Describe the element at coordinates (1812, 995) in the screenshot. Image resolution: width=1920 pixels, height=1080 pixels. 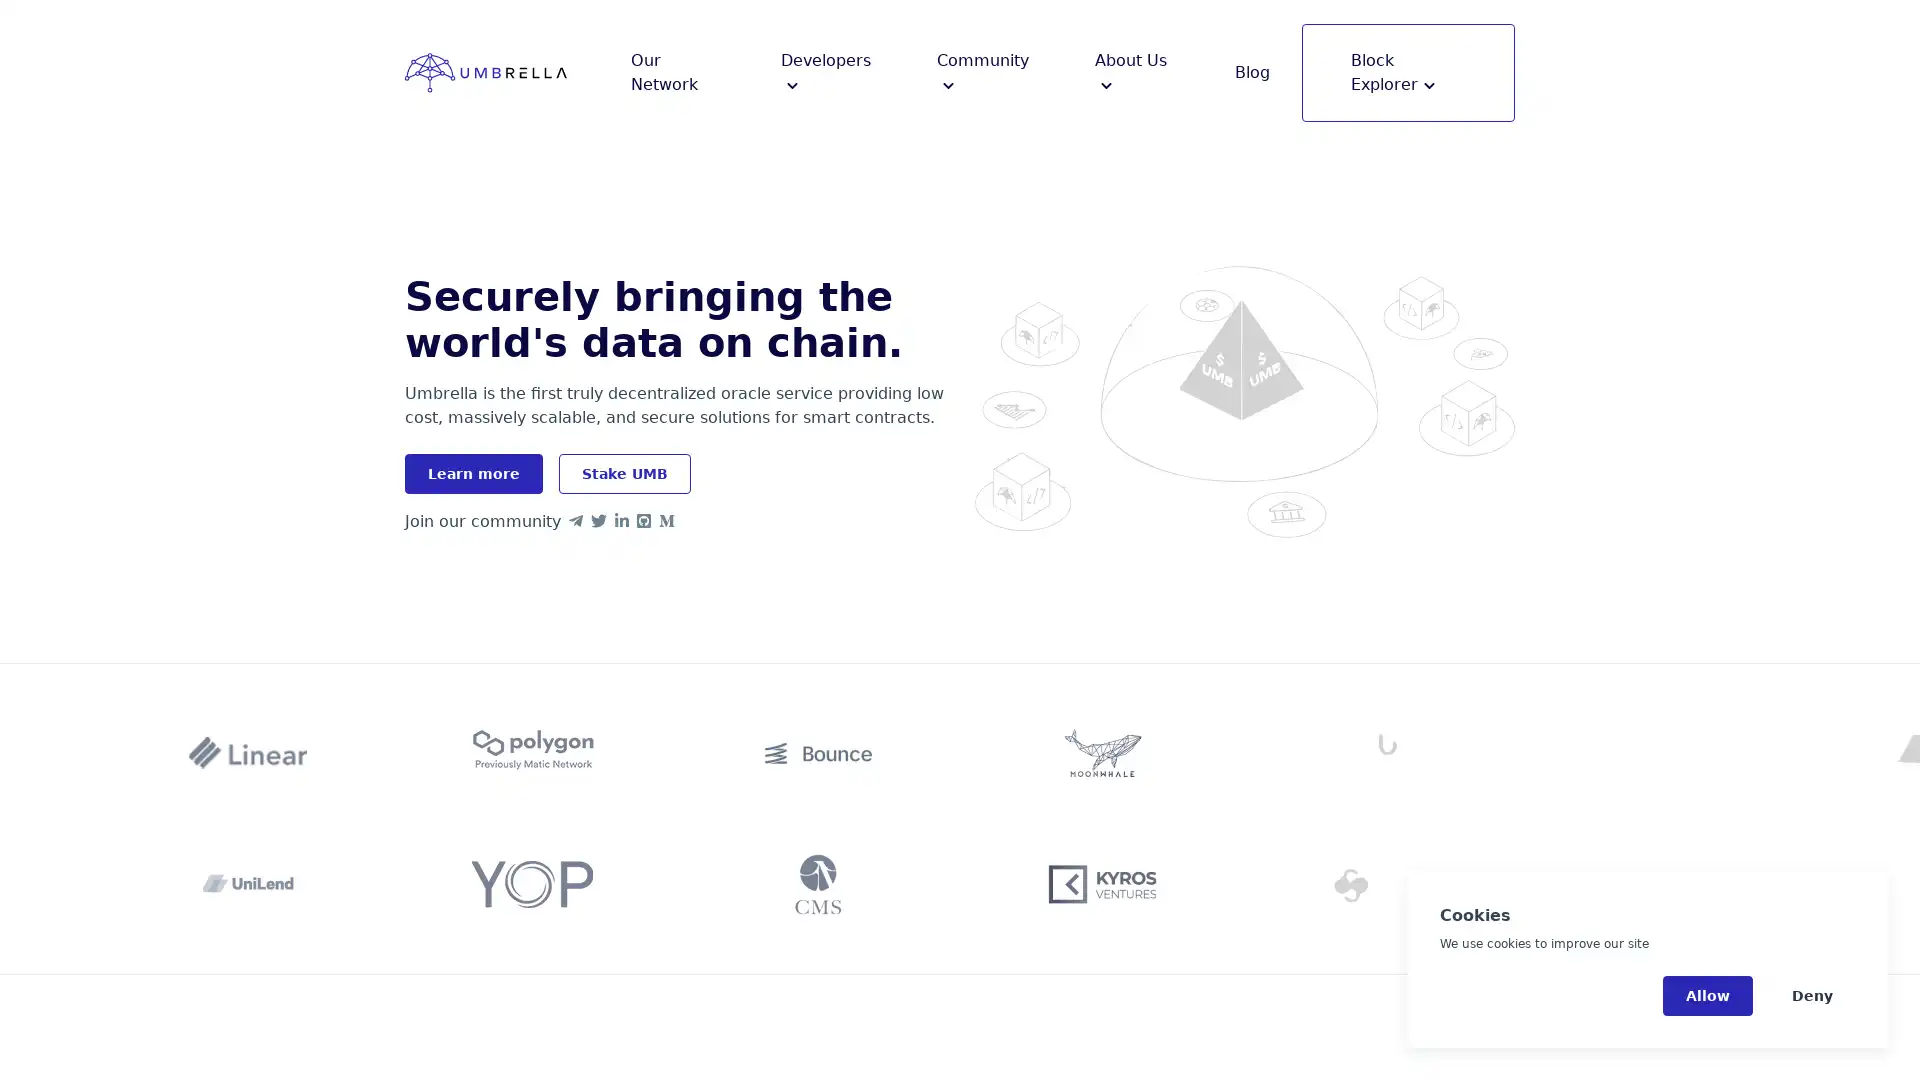
I see `Deny` at that location.